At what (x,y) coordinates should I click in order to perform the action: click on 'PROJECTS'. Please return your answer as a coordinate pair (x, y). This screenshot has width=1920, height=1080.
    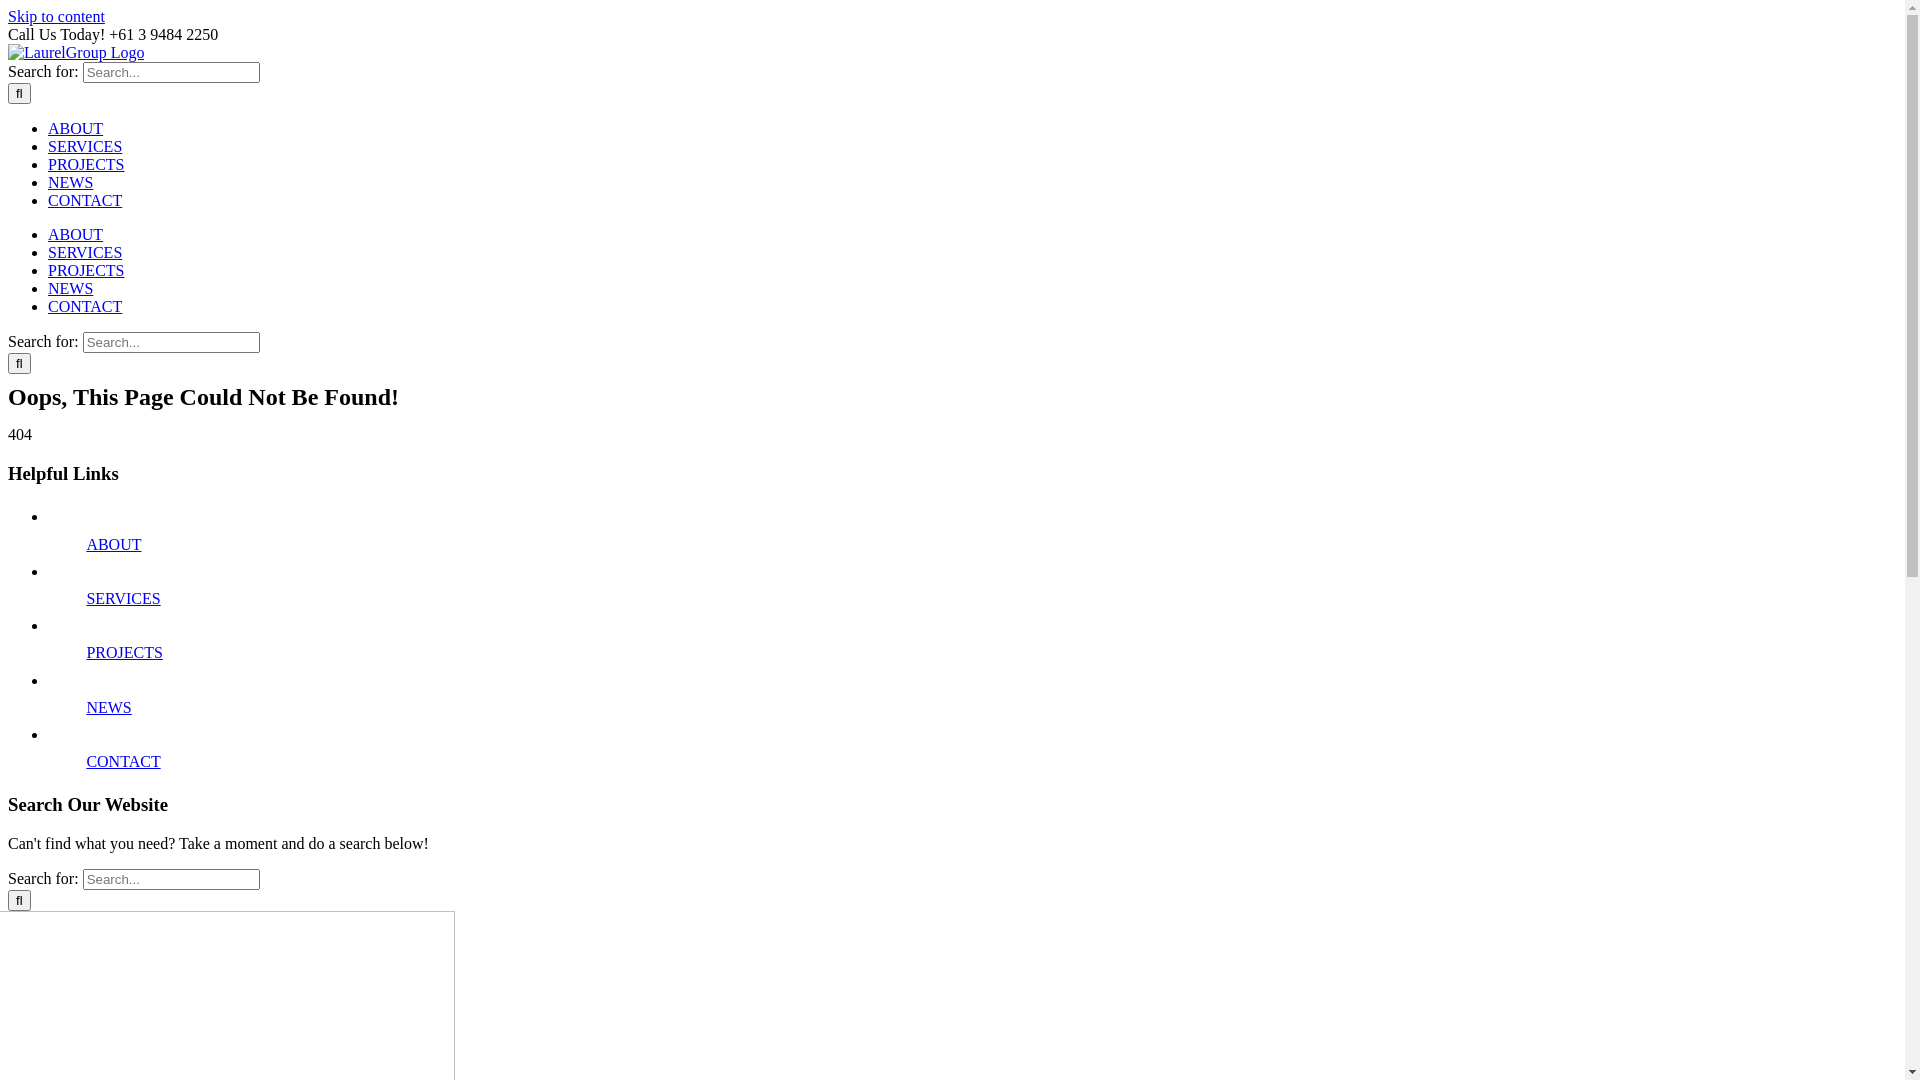
    Looking at the image, I should click on (85, 163).